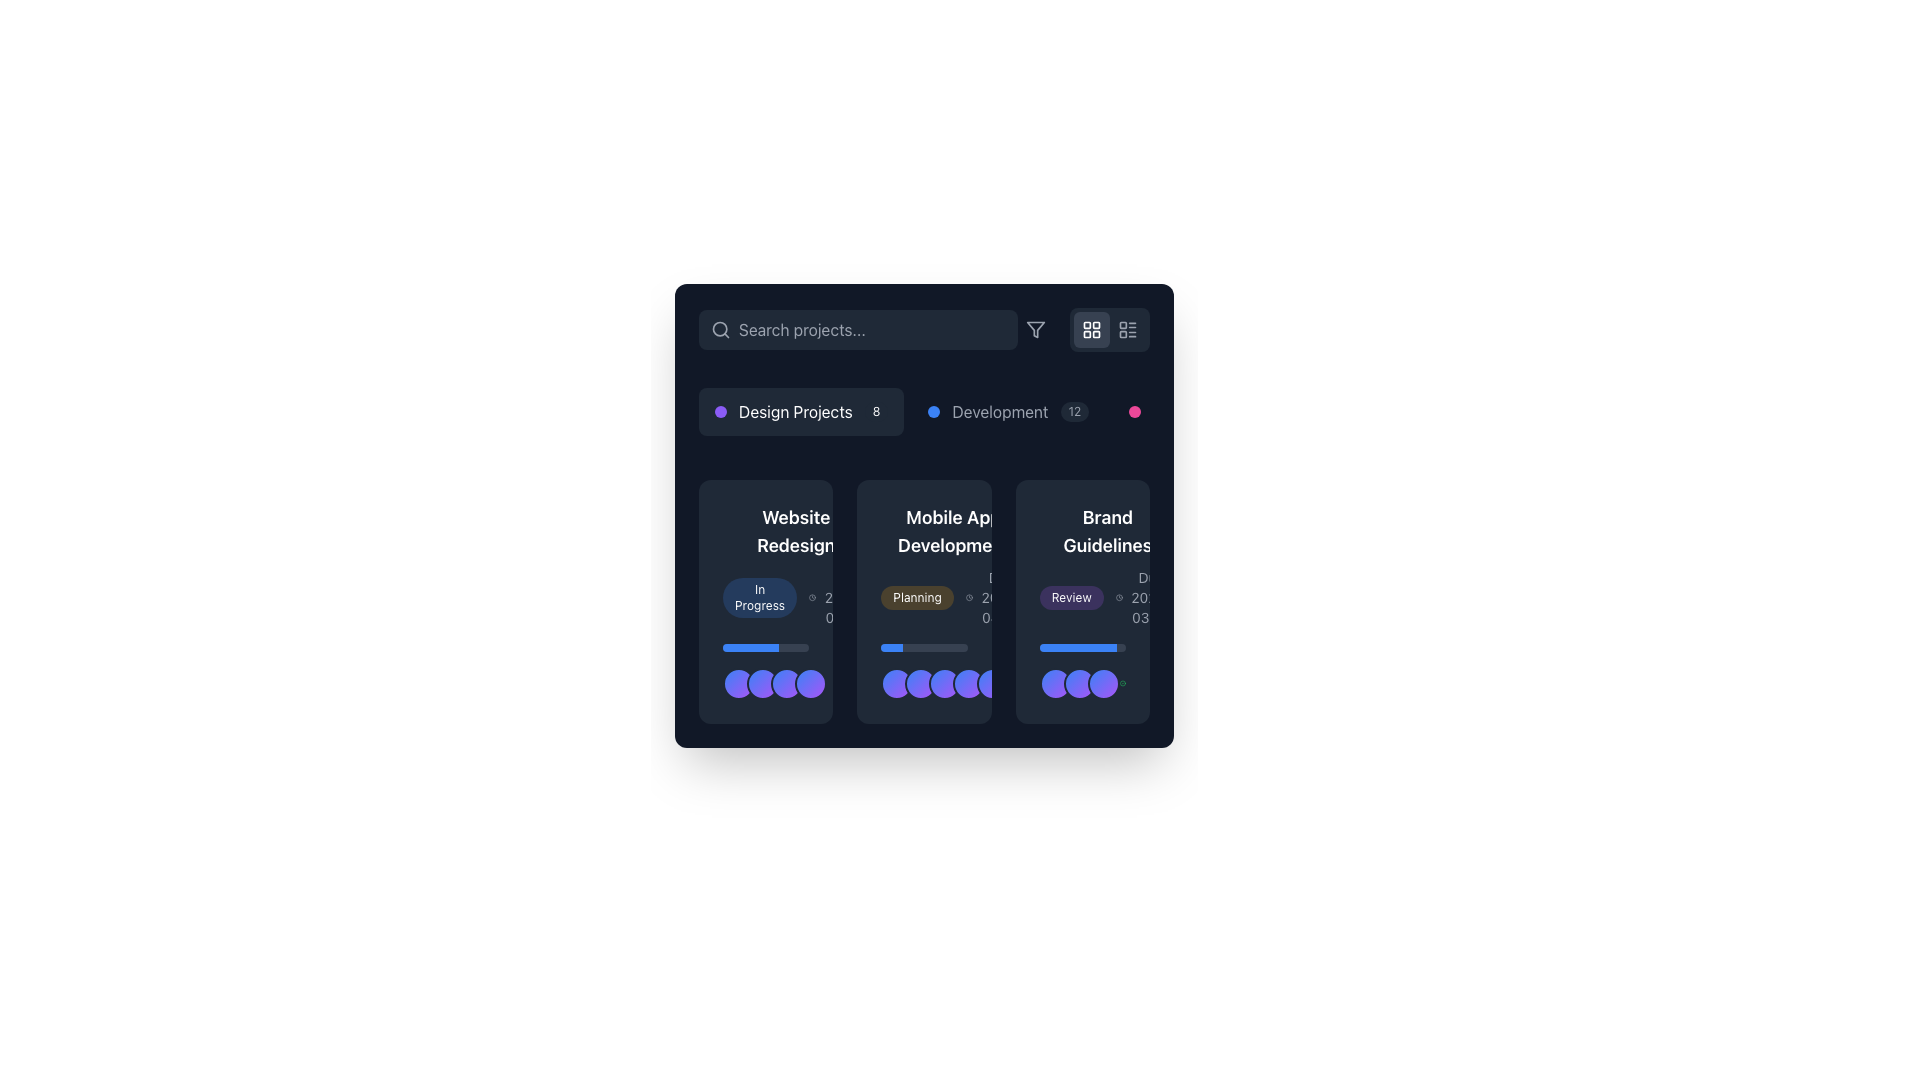  Describe the element at coordinates (811, 682) in the screenshot. I see `the fourth circle from the left in a row of similar circular elements located at the bottom part of the third card from the left in a grid of three cards` at that location.